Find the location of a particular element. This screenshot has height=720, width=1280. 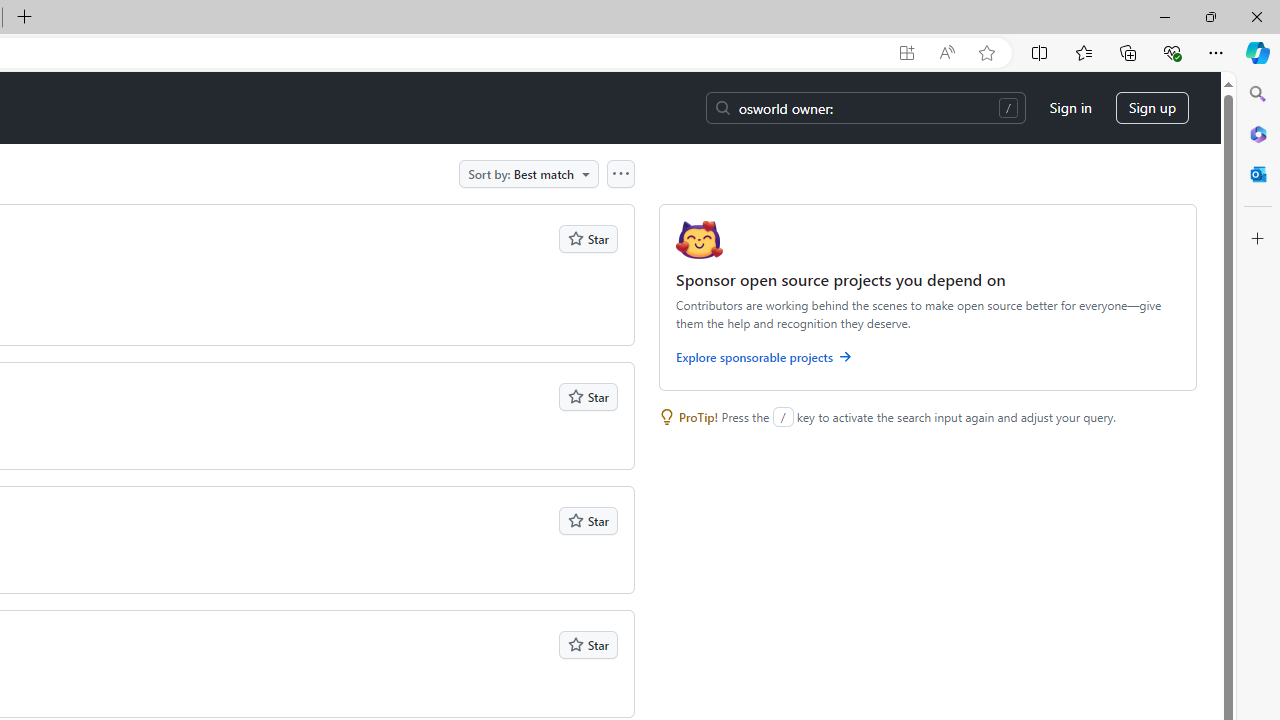

'Sort by: Best match' is located at coordinates (529, 172).